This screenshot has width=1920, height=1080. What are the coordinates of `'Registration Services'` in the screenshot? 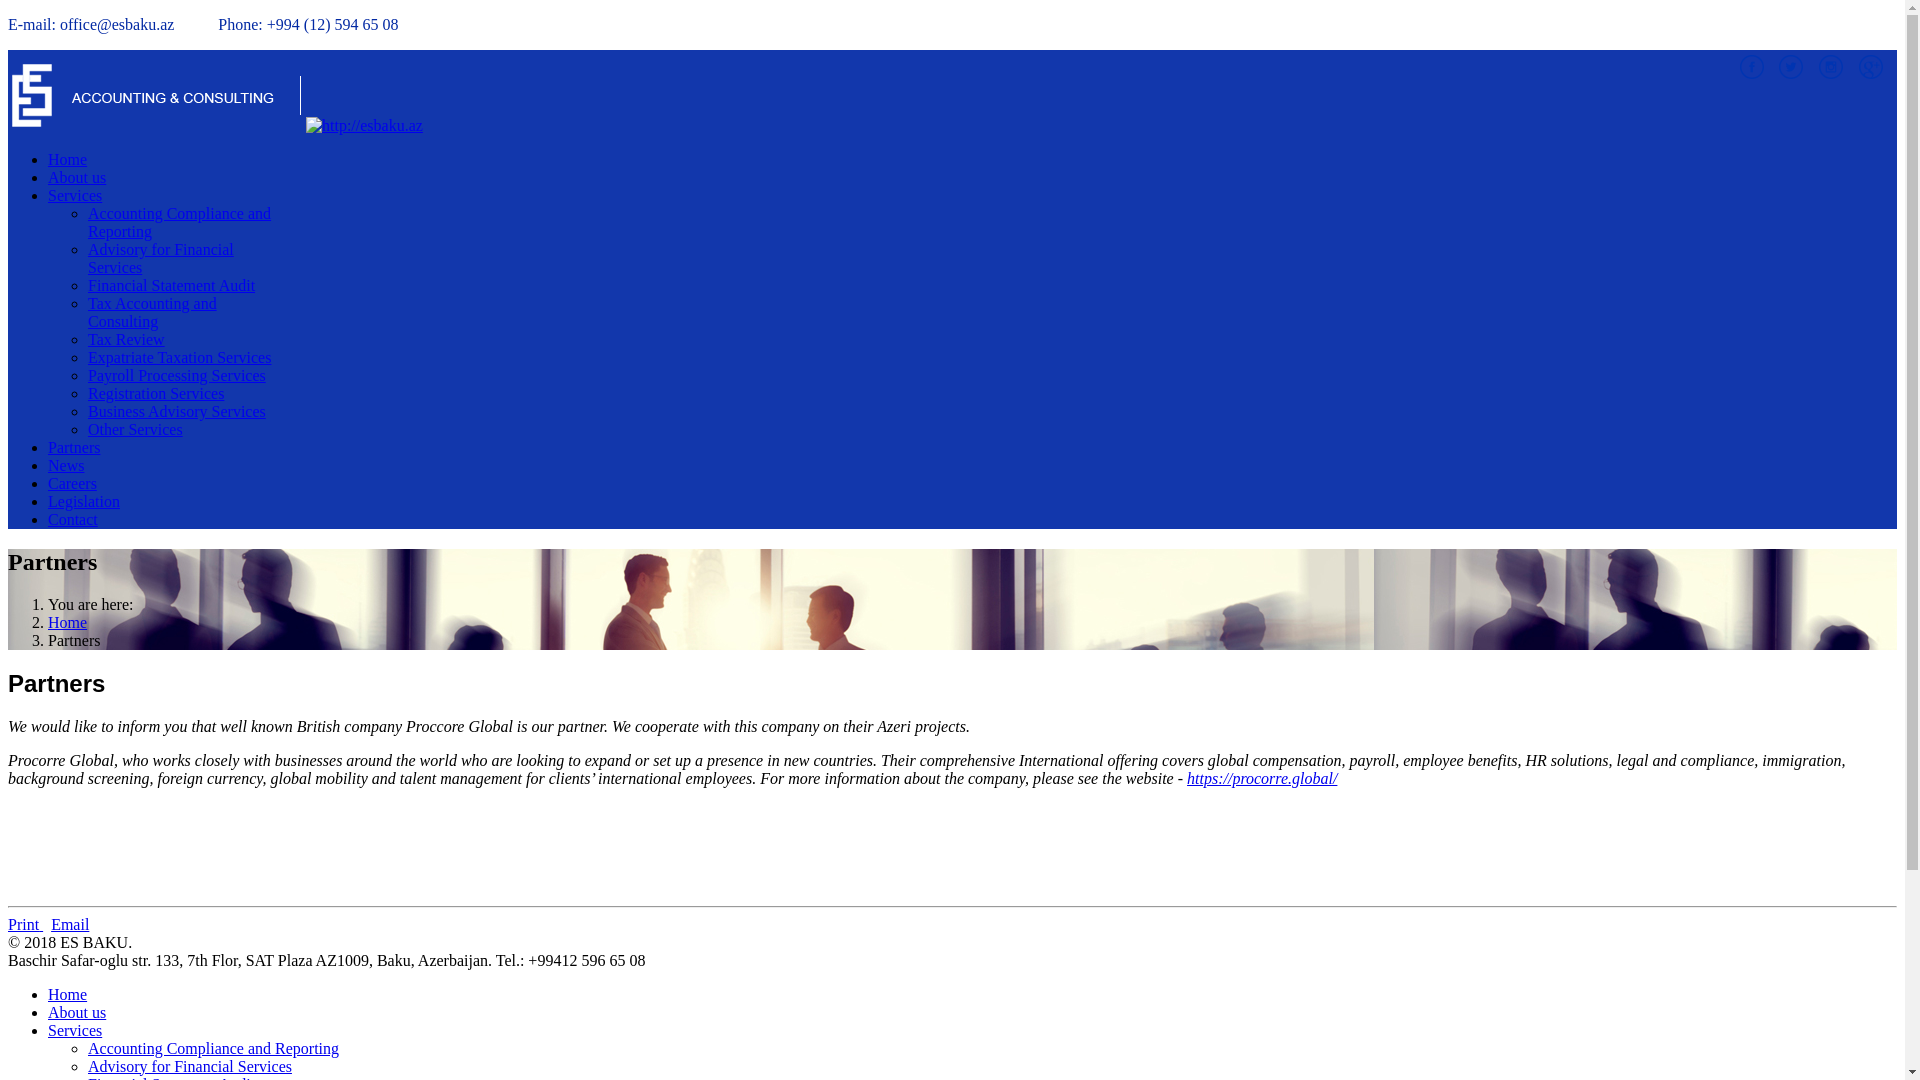 It's located at (155, 393).